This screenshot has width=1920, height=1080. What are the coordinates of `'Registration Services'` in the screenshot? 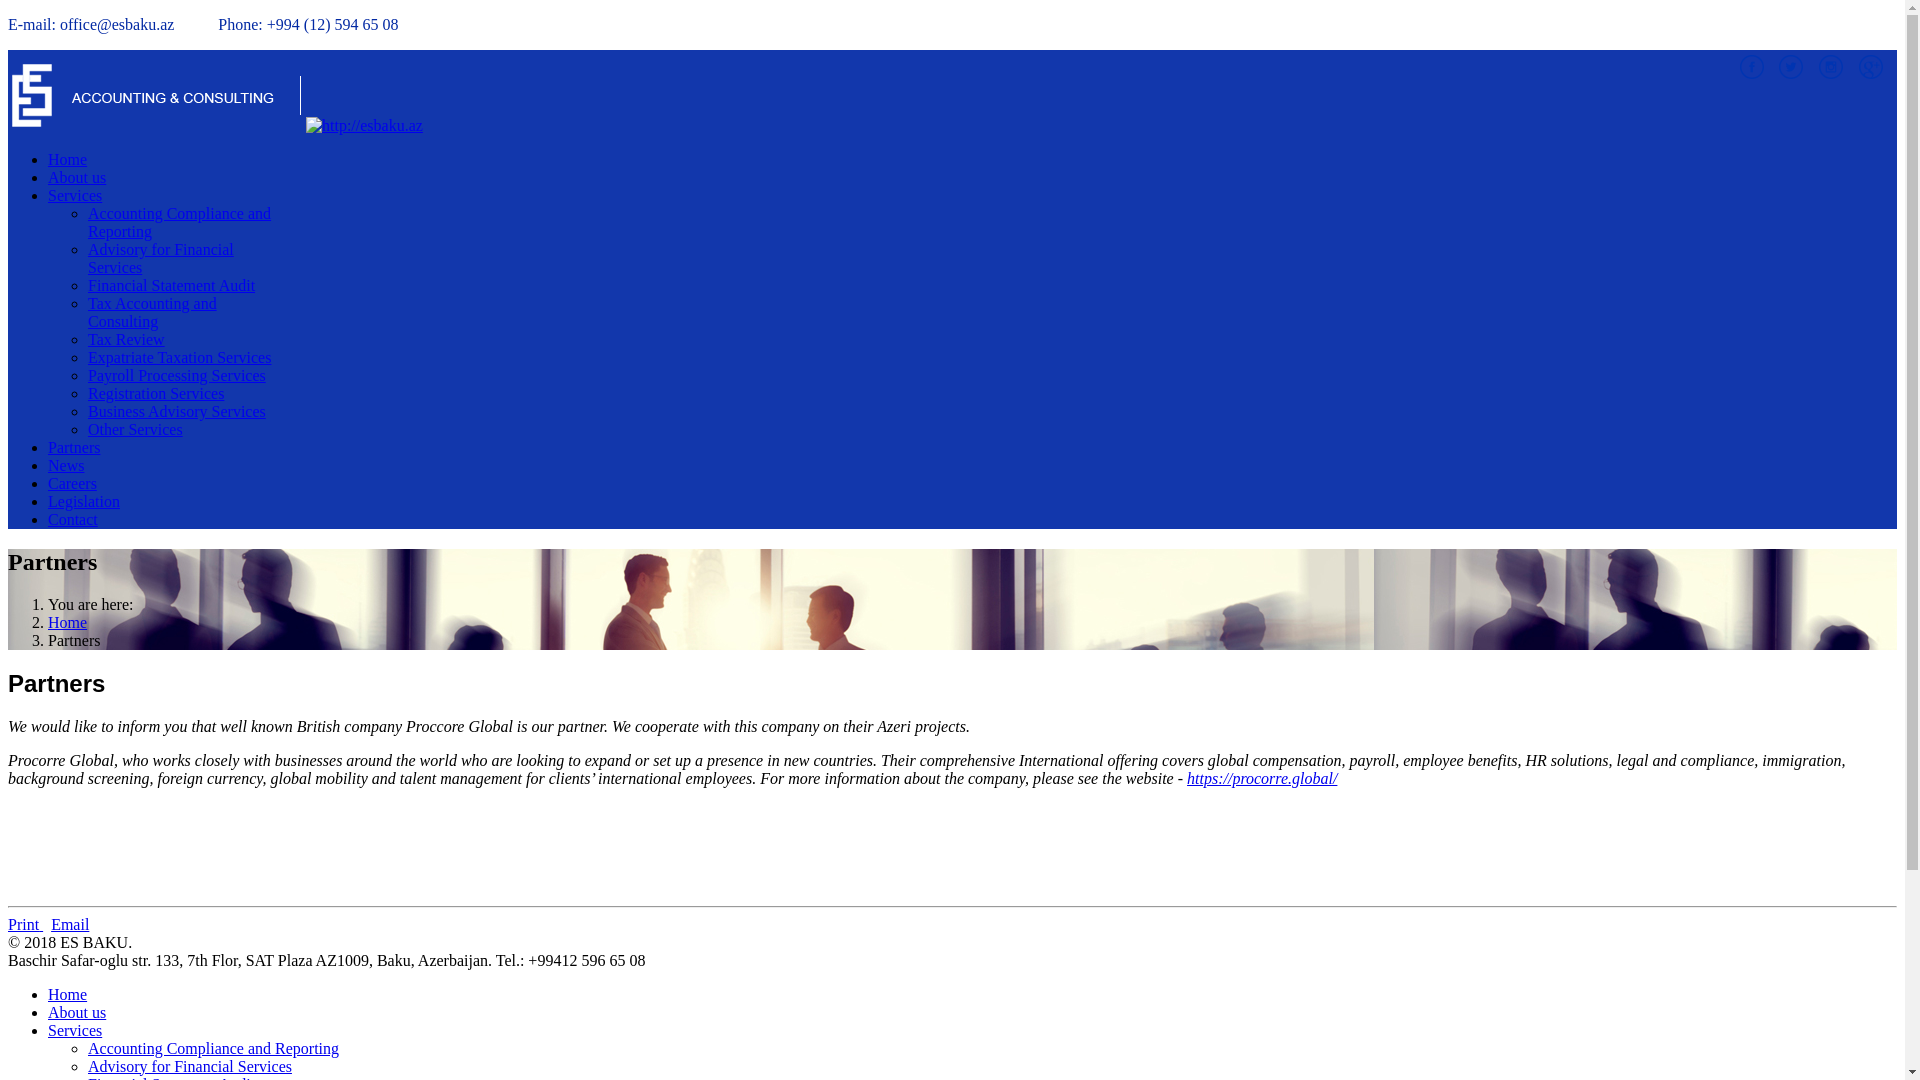 It's located at (155, 393).